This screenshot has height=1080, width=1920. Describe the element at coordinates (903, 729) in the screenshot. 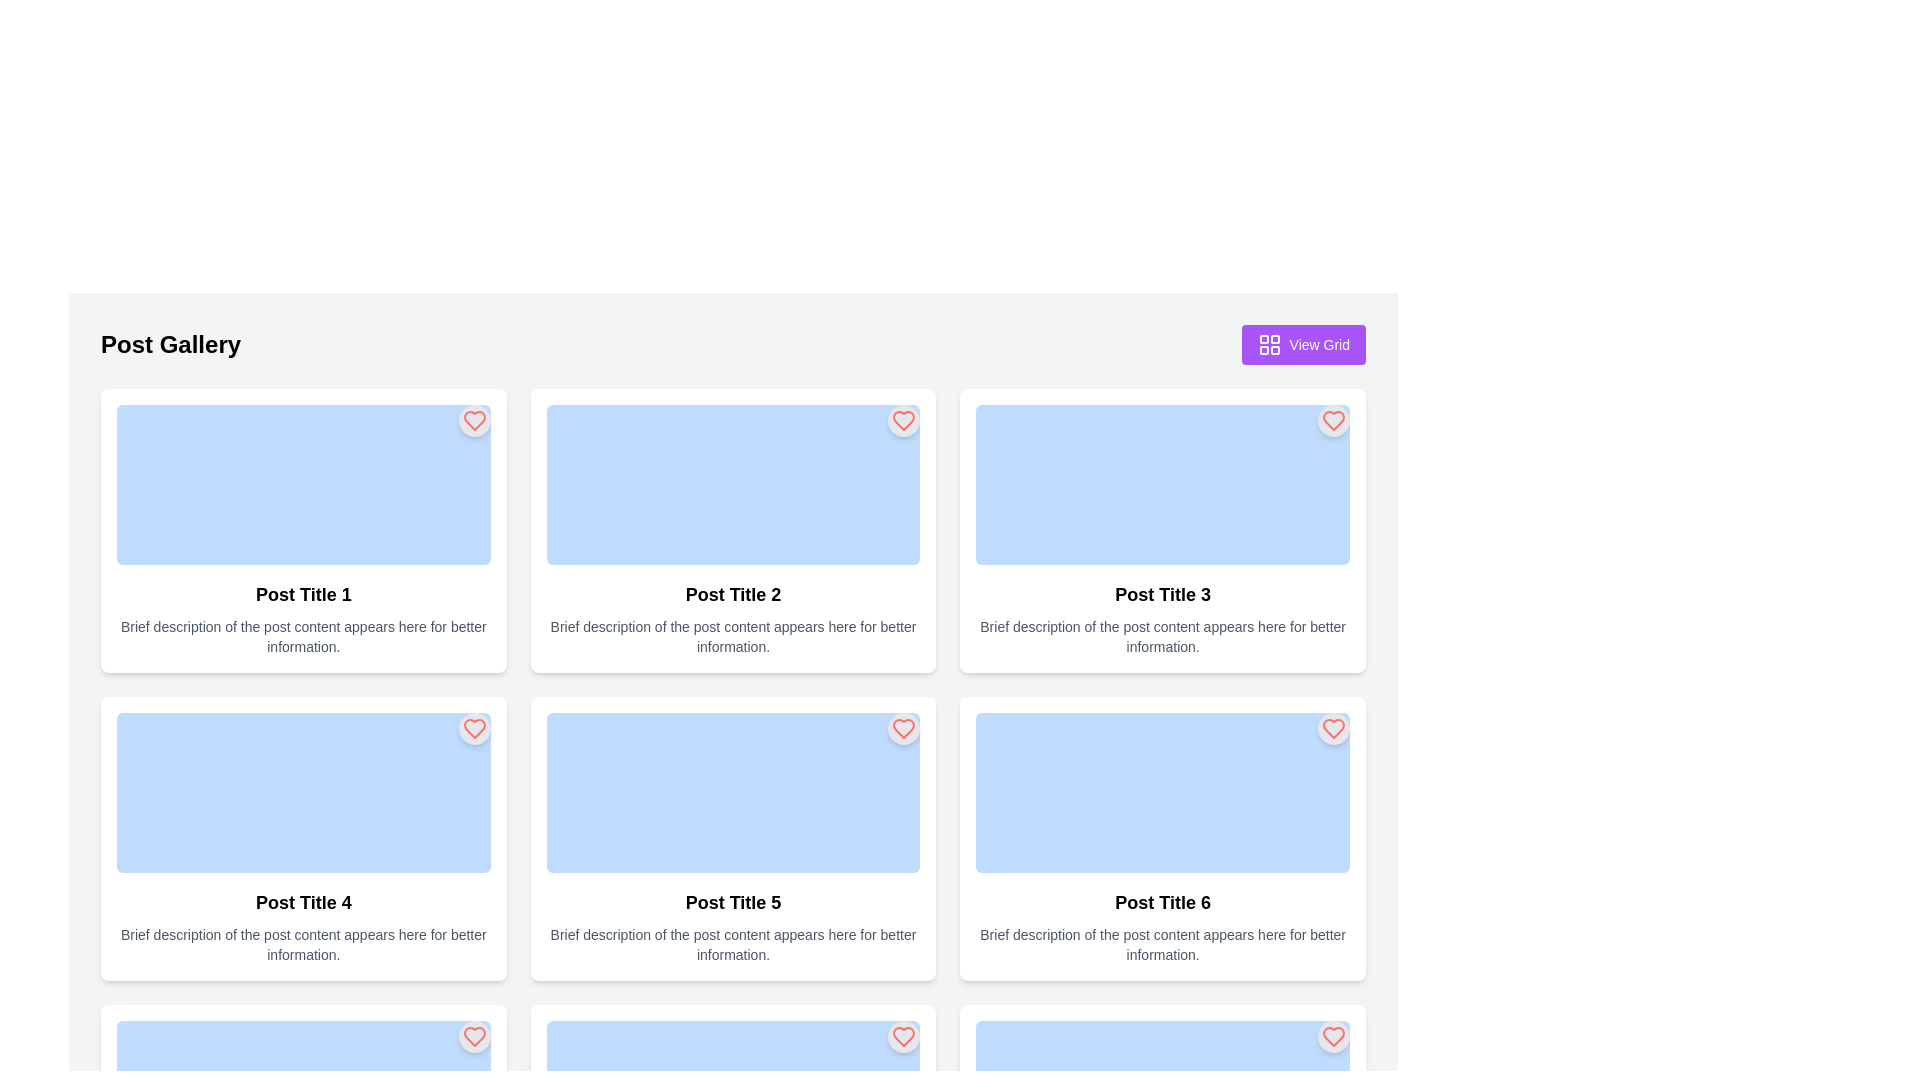

I see `the circular button with a gray background and red heart icon located in the top-right corner of the 'Post Title 5' card` at that location.